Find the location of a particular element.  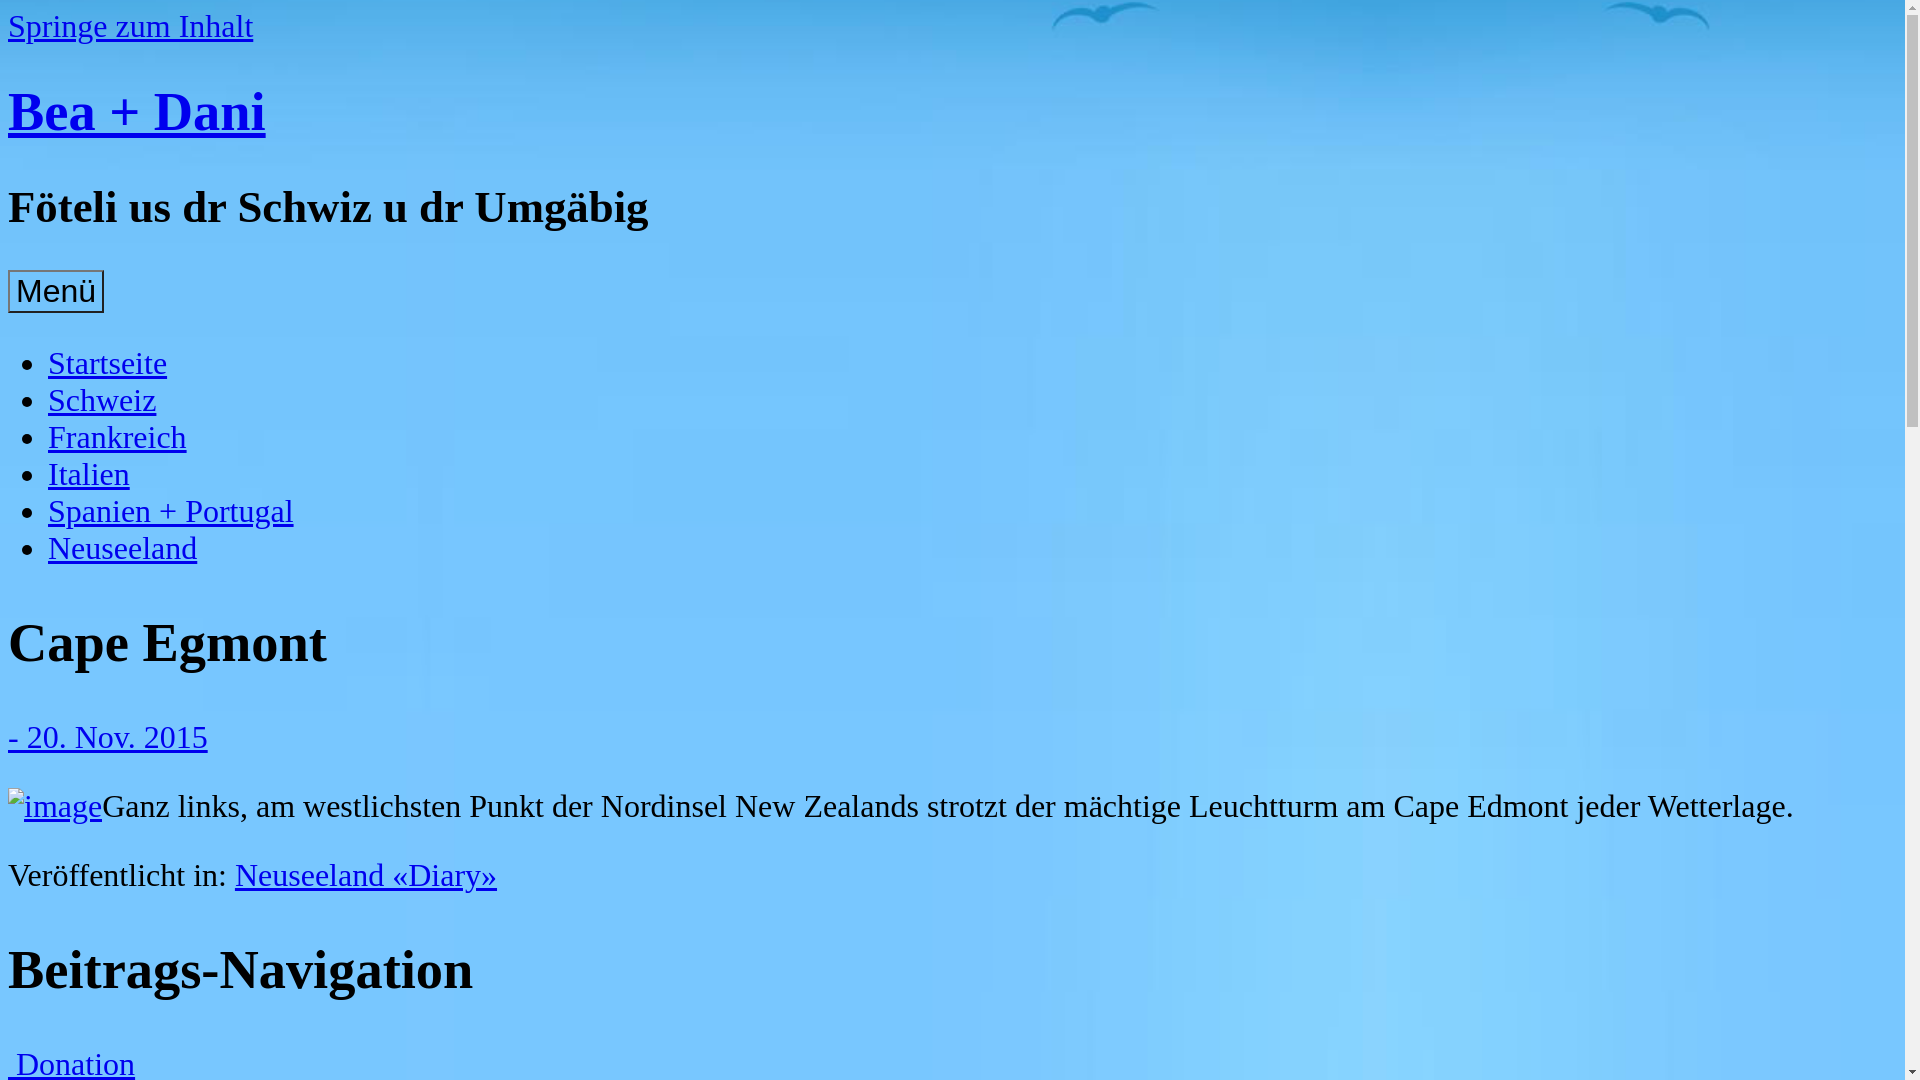

'Springe zum Inhalt' is located at coordinates (129, 26).